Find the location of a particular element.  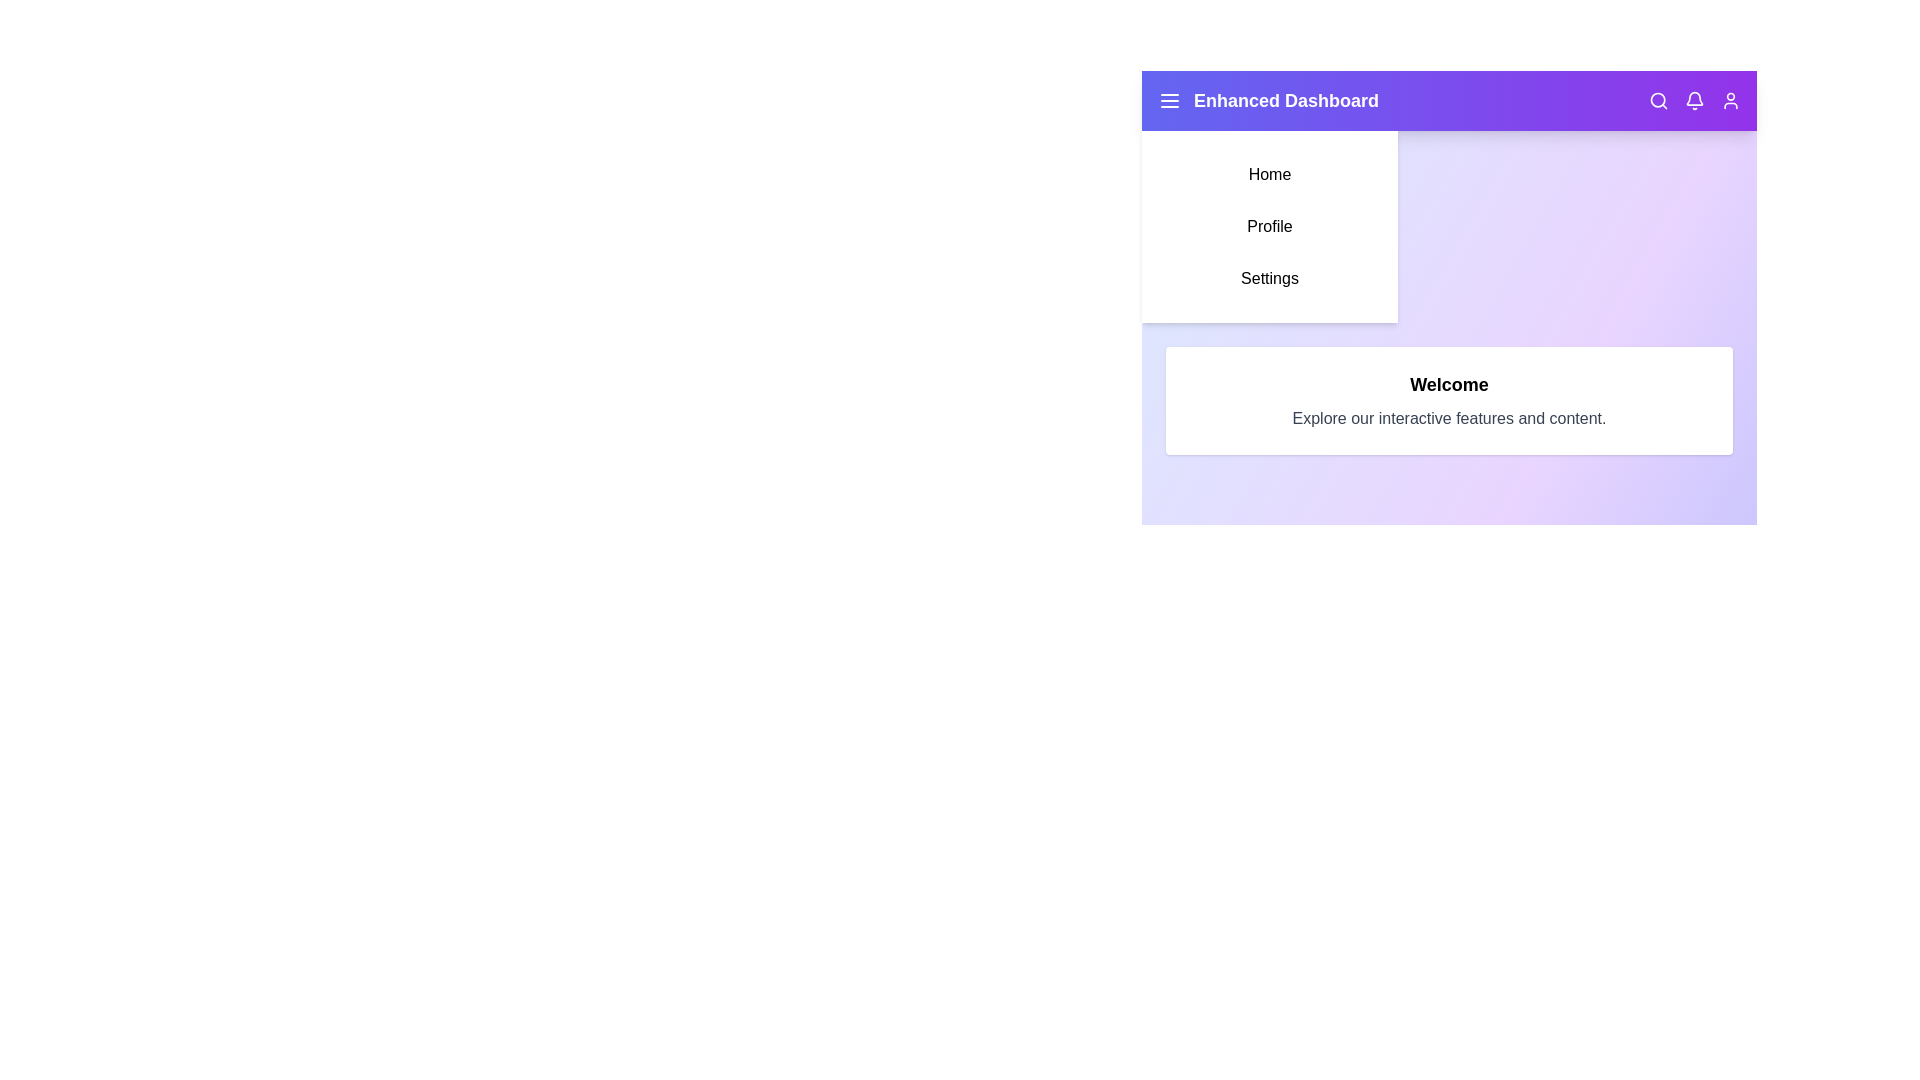

the 'Search' icon in the EnhancedAppBar is located at coordinates (1659, 100).